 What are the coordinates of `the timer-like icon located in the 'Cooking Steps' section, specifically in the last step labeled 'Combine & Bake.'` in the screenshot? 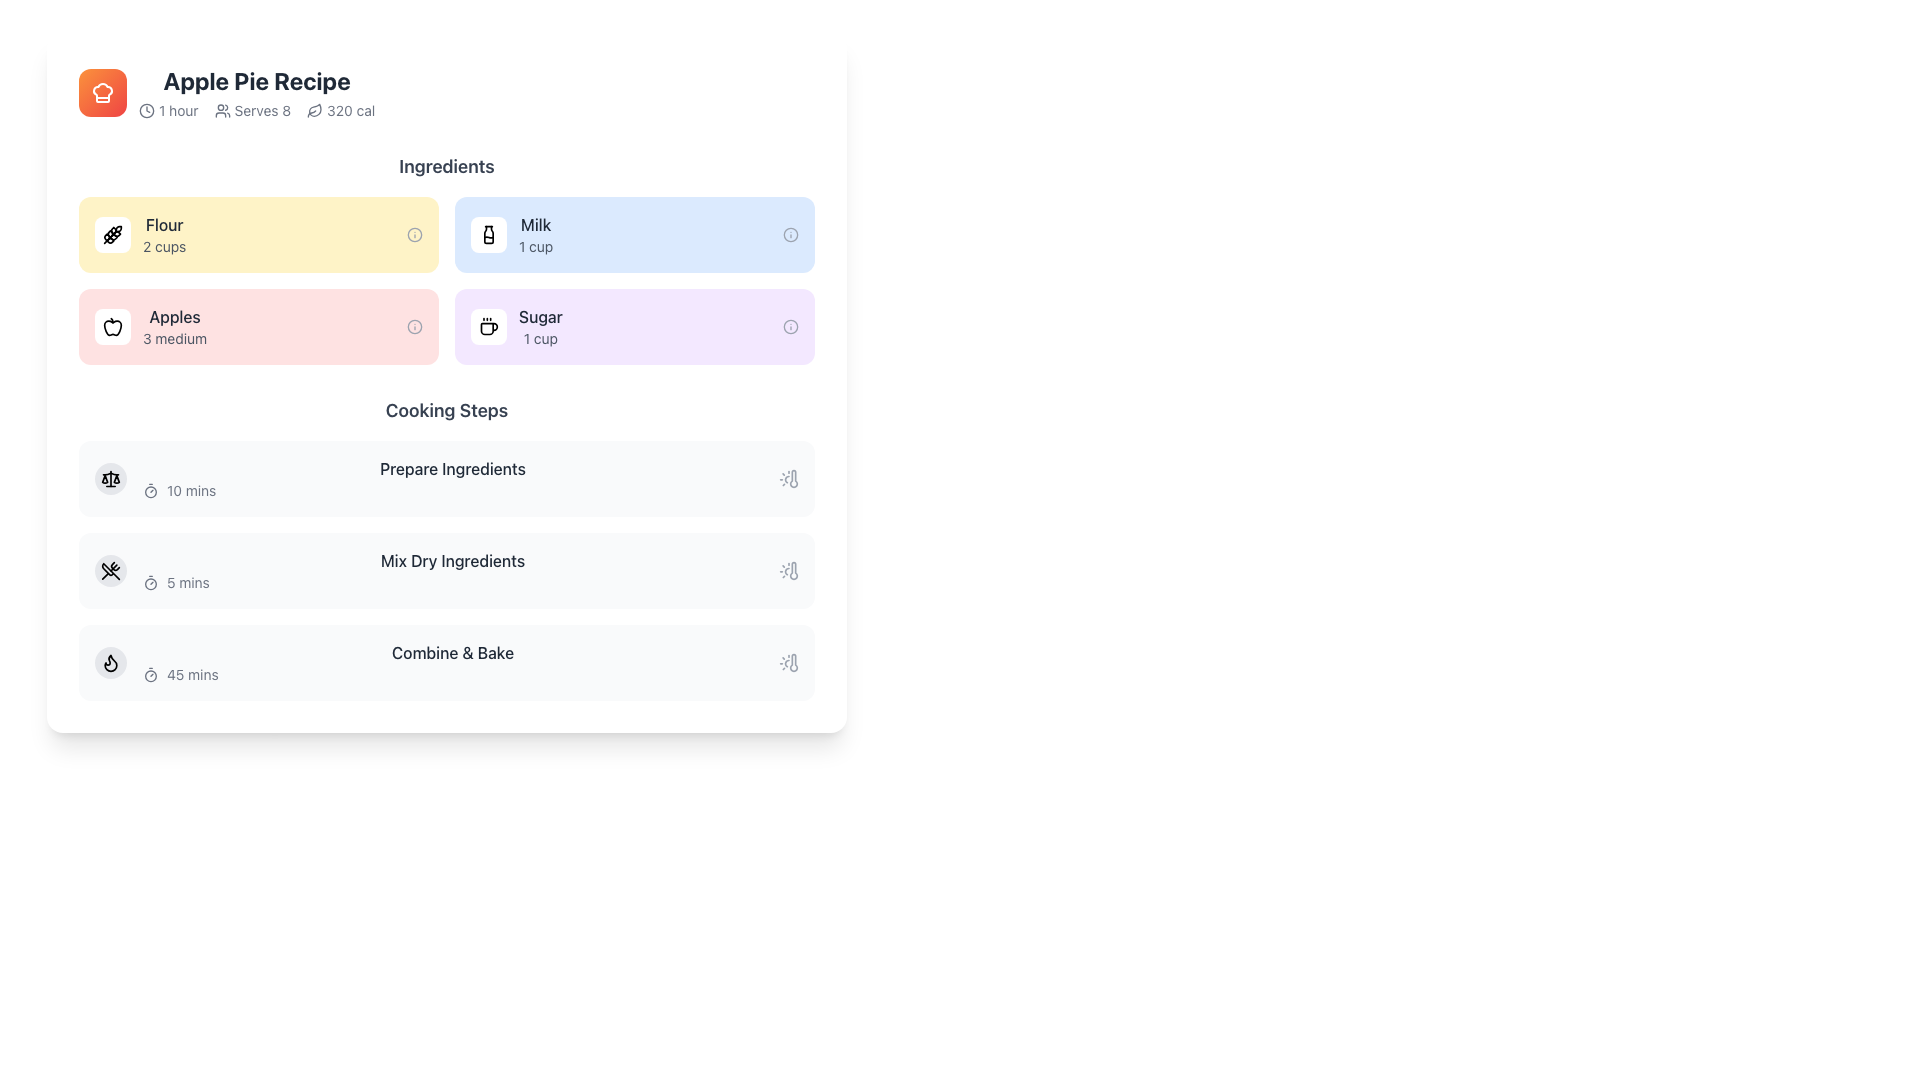 It's located at (149, 675).